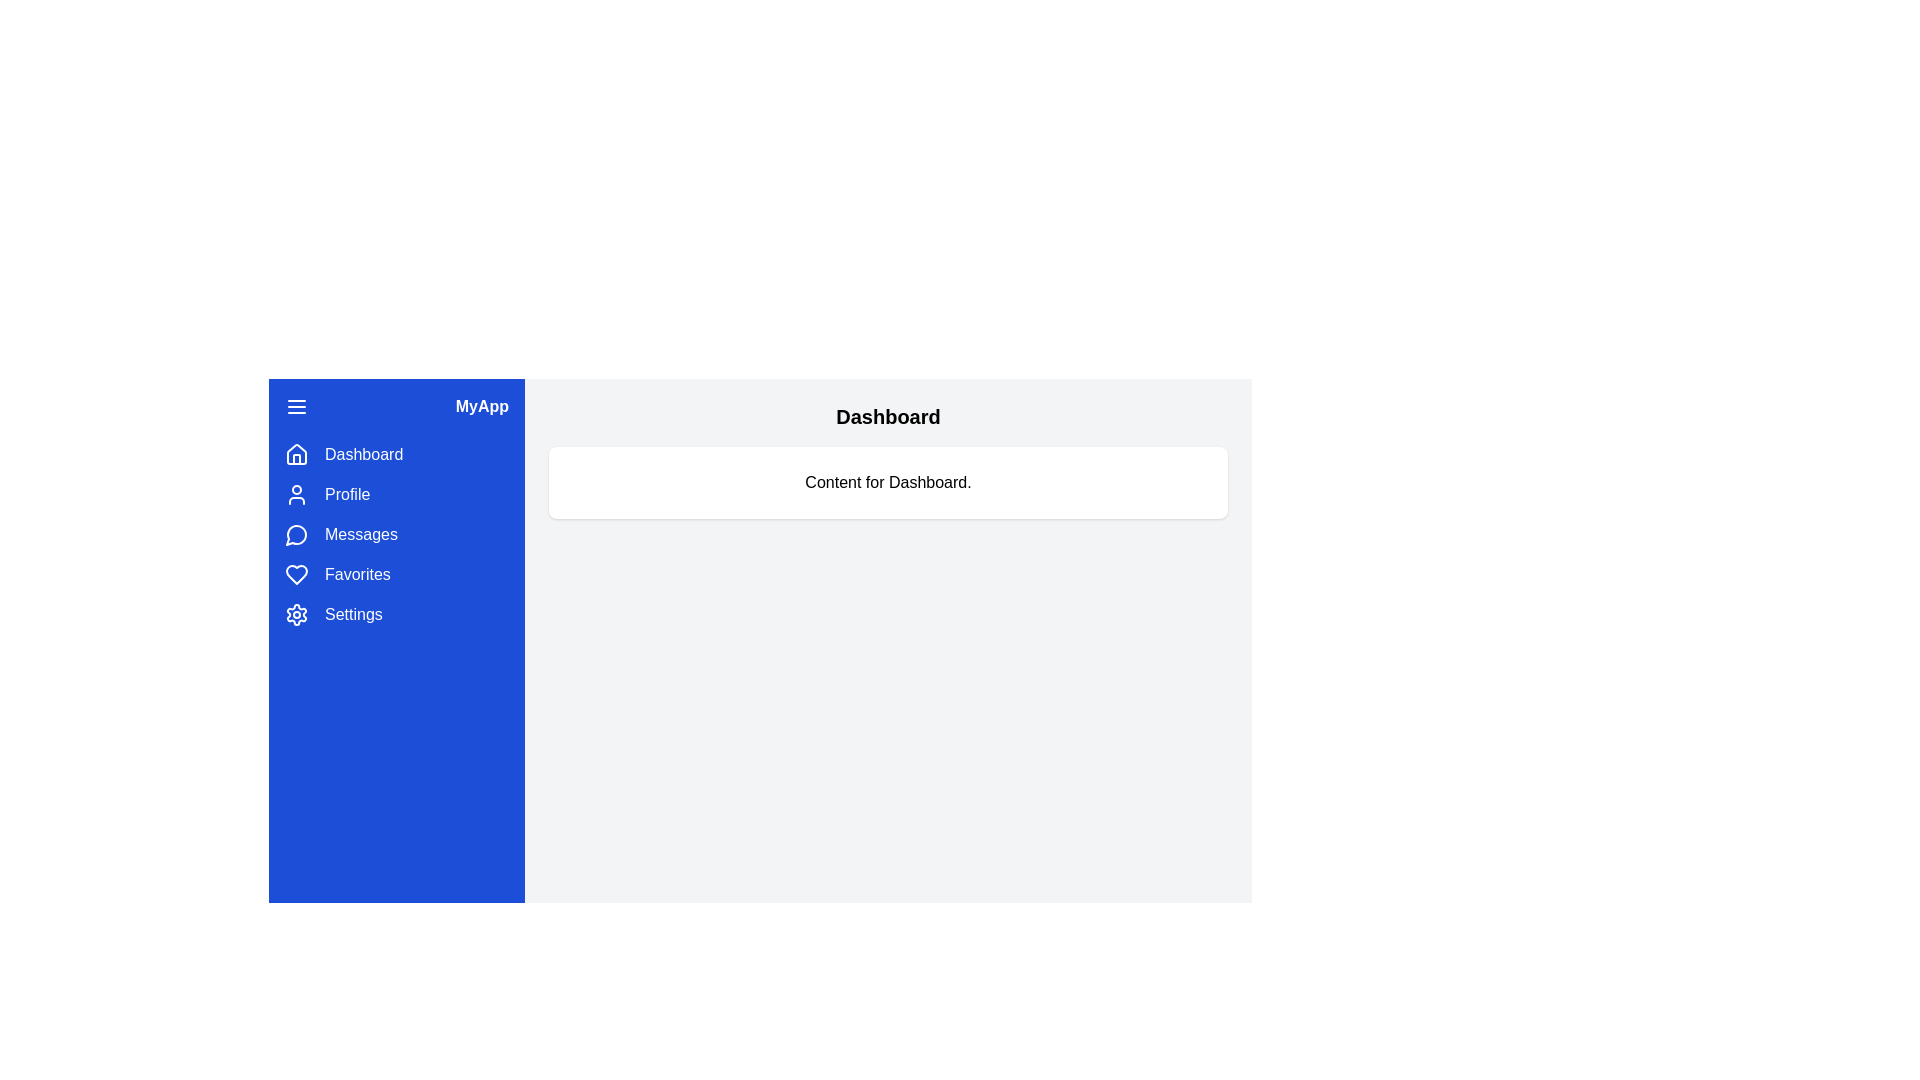  Describe the element at coordinates (296, 613) in the screenshot. I see `the circular gear-like icon in the navigation menu, located directly below the heart-shaped 'Favorites' icon` at that location.